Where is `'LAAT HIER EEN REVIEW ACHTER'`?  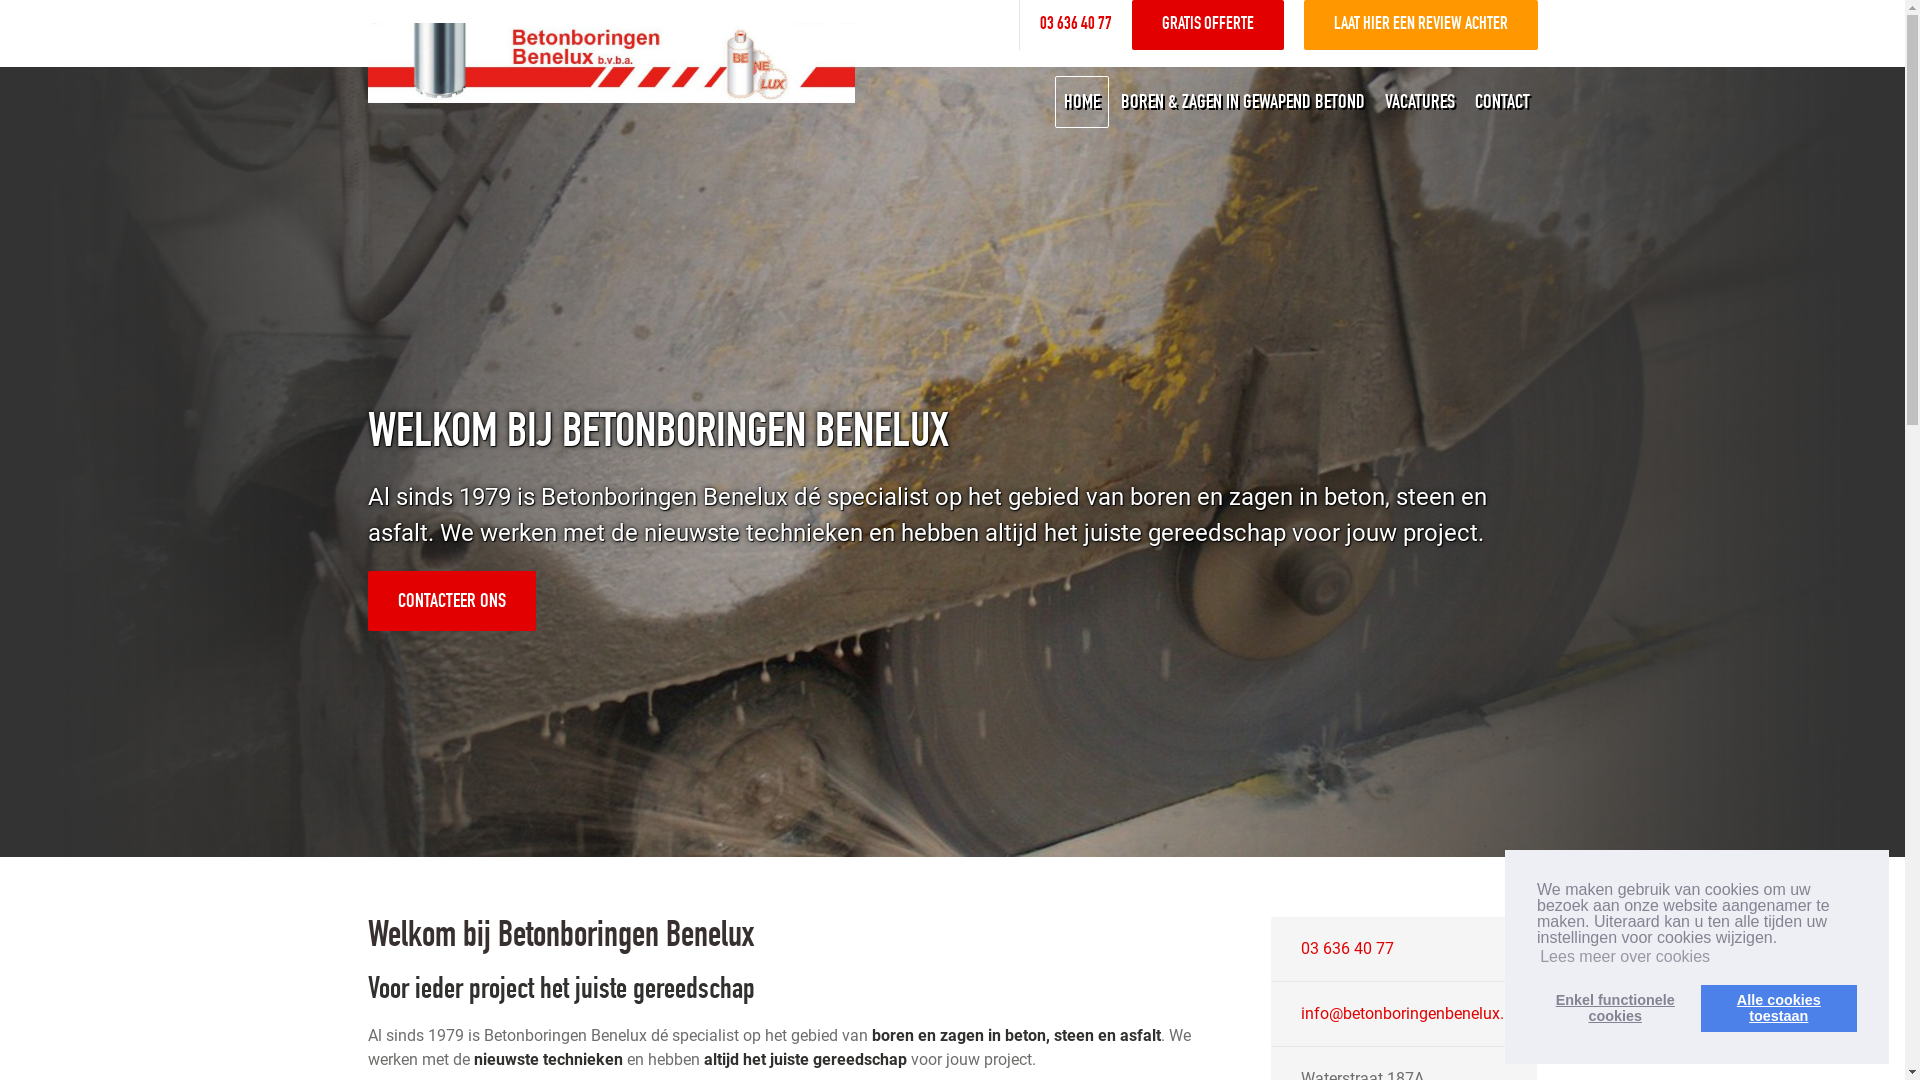 'LAAT HIER EEN REVIEW ACHTER' is located at coordinates (1419, 24).